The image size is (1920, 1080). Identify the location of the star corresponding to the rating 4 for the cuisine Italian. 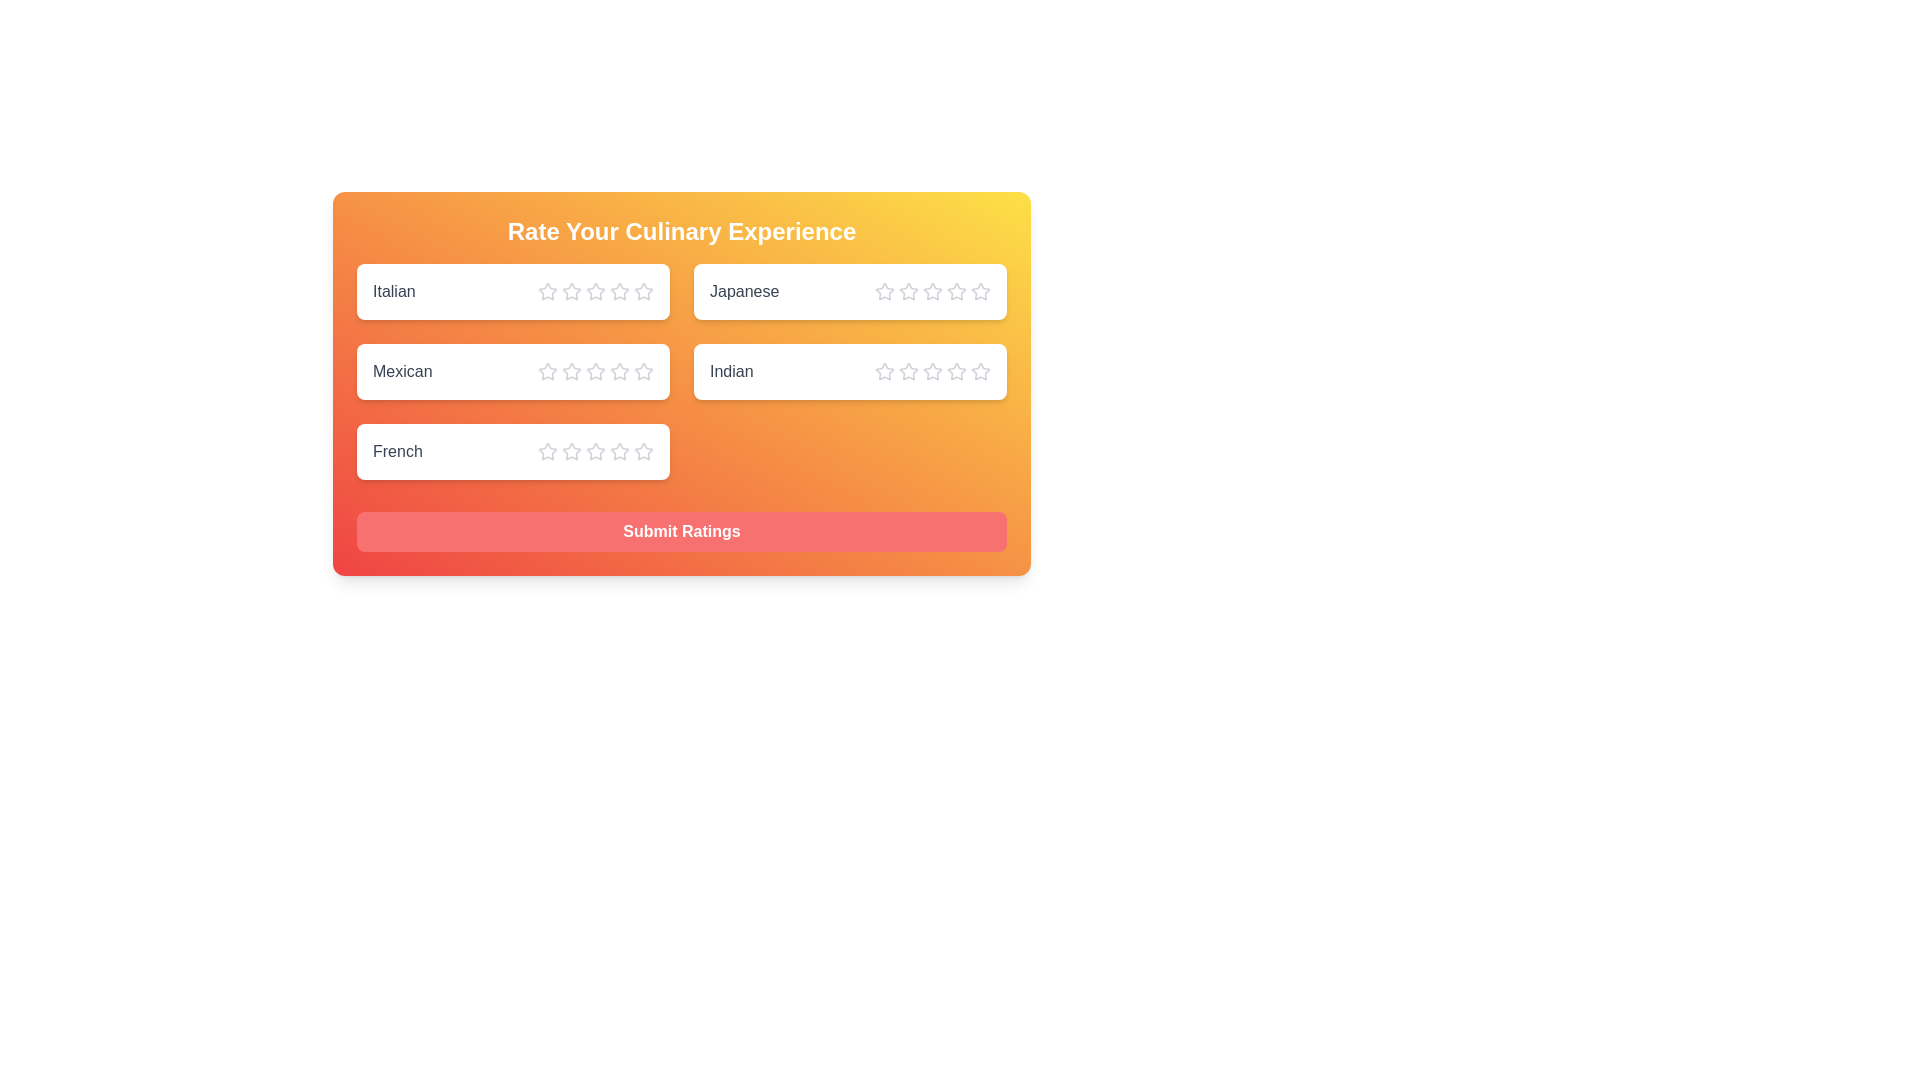
(618, 292).